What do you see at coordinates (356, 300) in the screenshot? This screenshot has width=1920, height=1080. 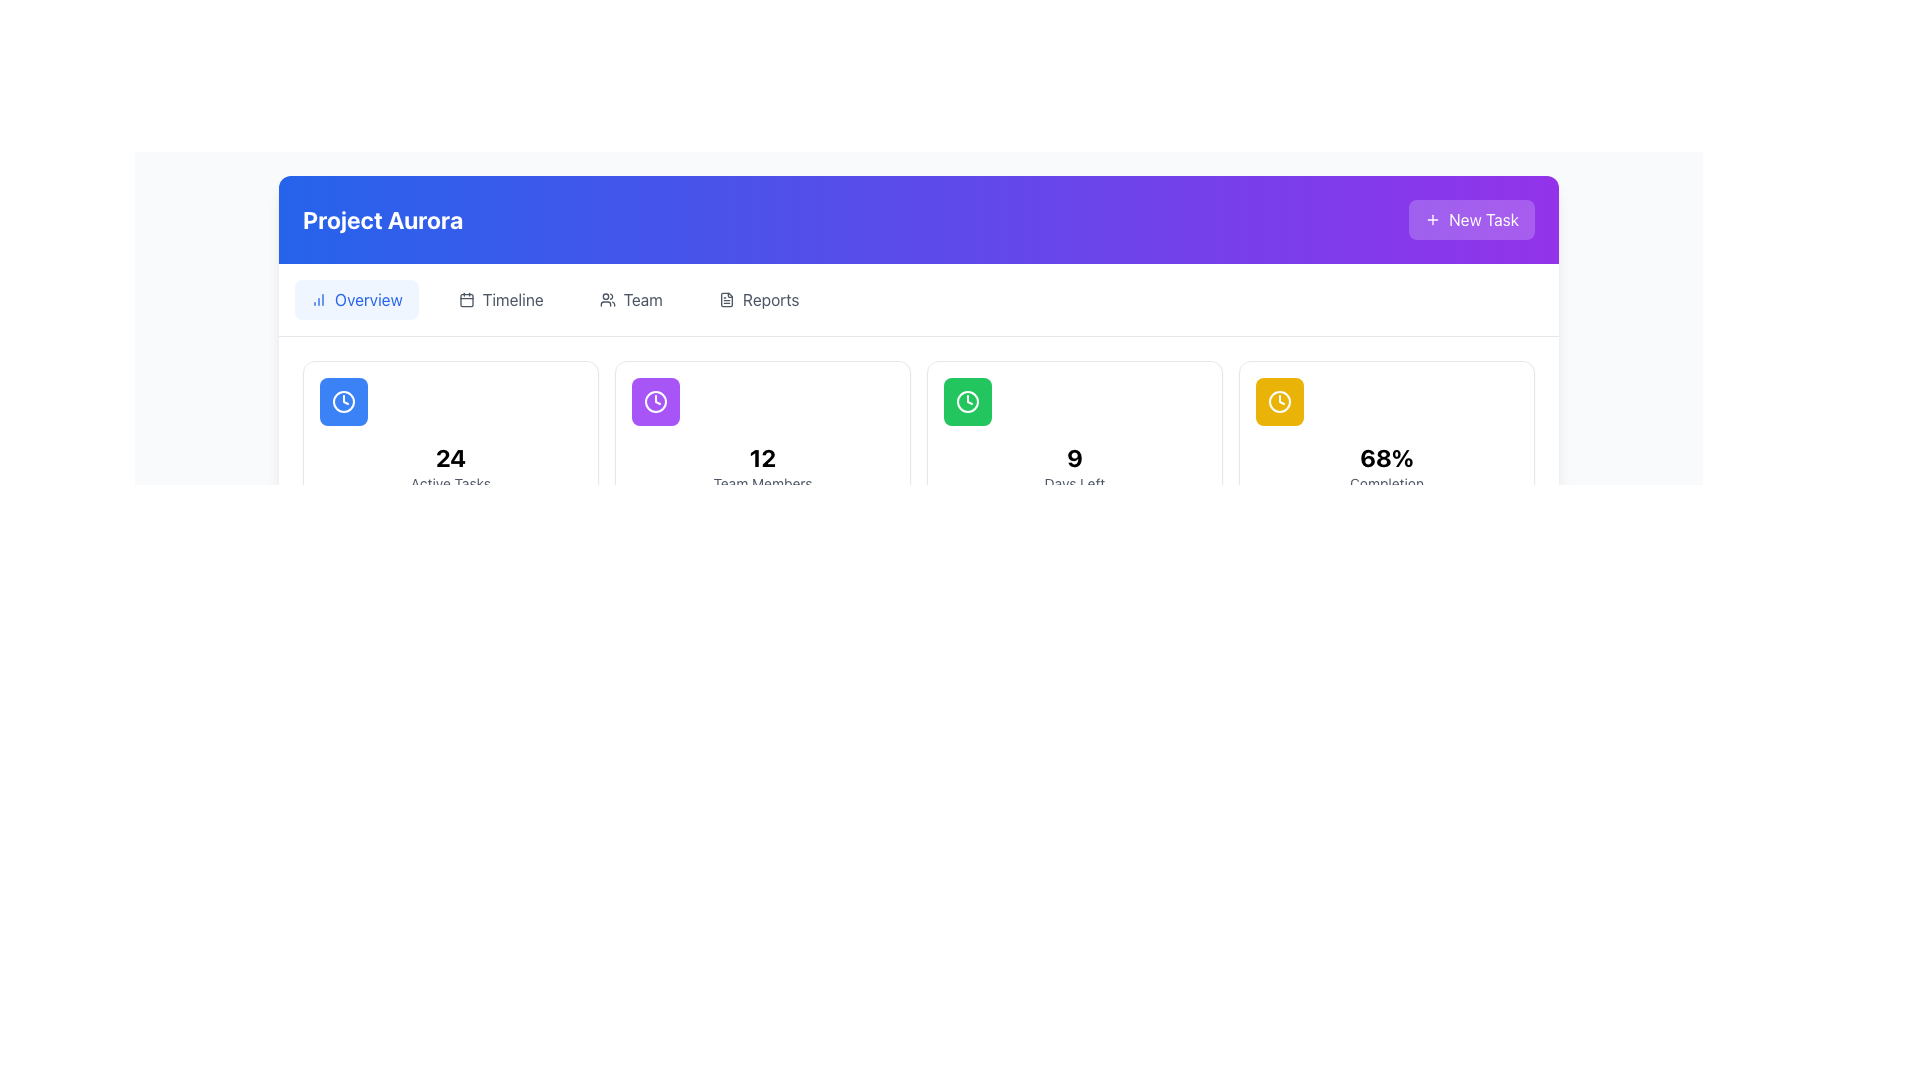 I see `the Navigation Button labeled 'Overview' with a light blue background and dark blue text, which is the first button in the toolbar section` at bounding box center [356, 300].